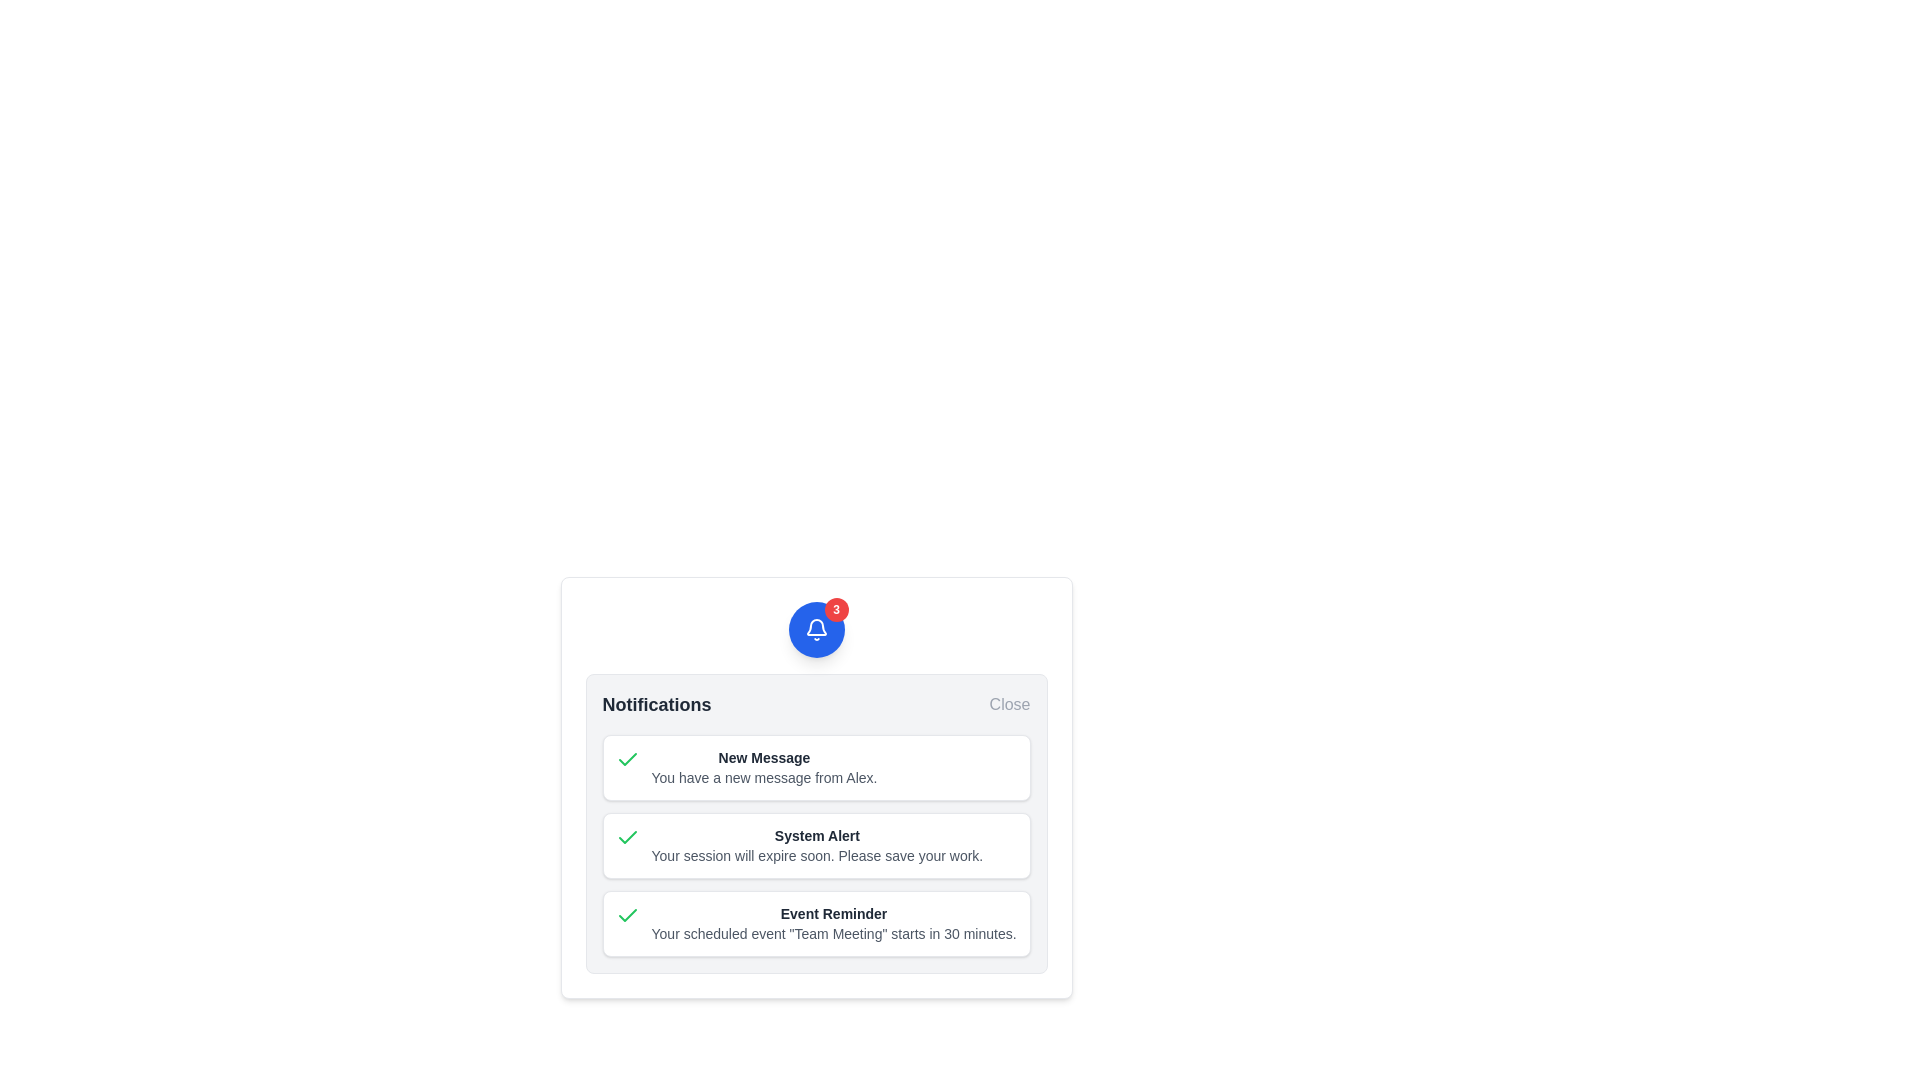 This screenshot has width=1920, height=1080. What do you see at coordinates (626, 837) in the screenshot?
I see `the bright green checkmark icon inside the 'System Alert' notification to acknowledge the notification` at bounding box center [626, 837].